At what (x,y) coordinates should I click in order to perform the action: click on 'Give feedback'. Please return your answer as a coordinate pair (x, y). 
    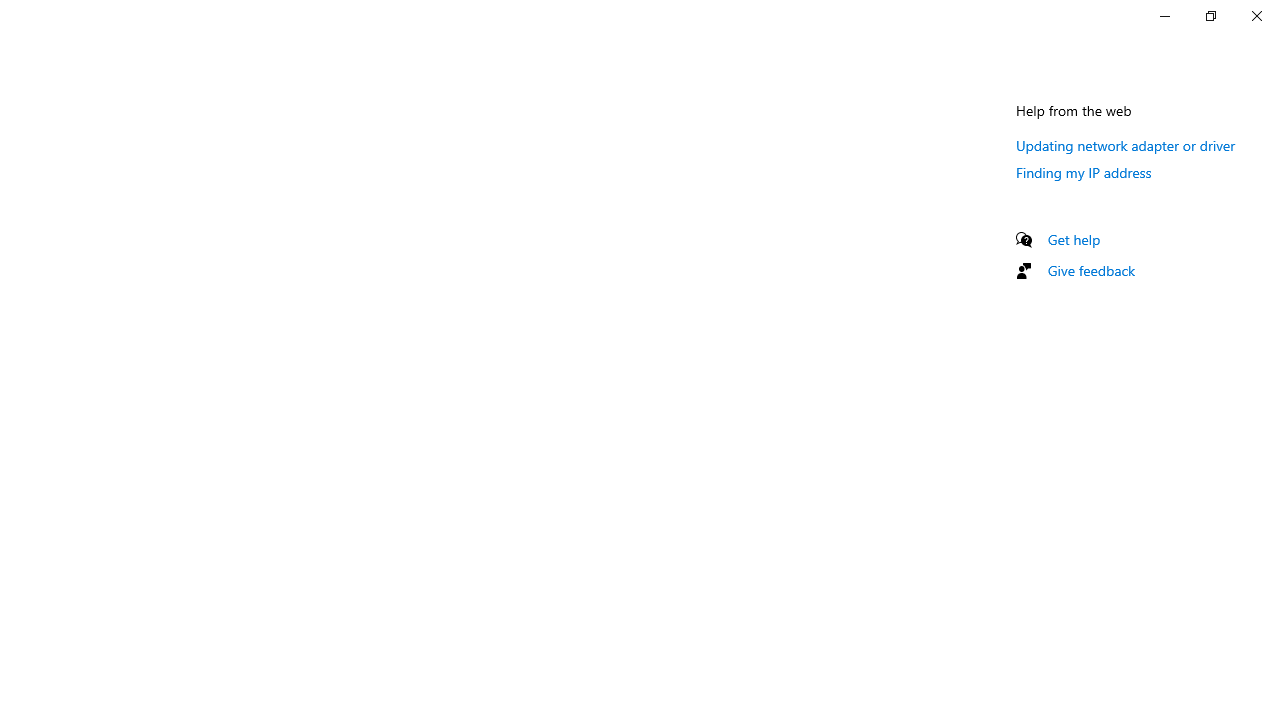
    Looking at the image, I should click on (1090, 270).